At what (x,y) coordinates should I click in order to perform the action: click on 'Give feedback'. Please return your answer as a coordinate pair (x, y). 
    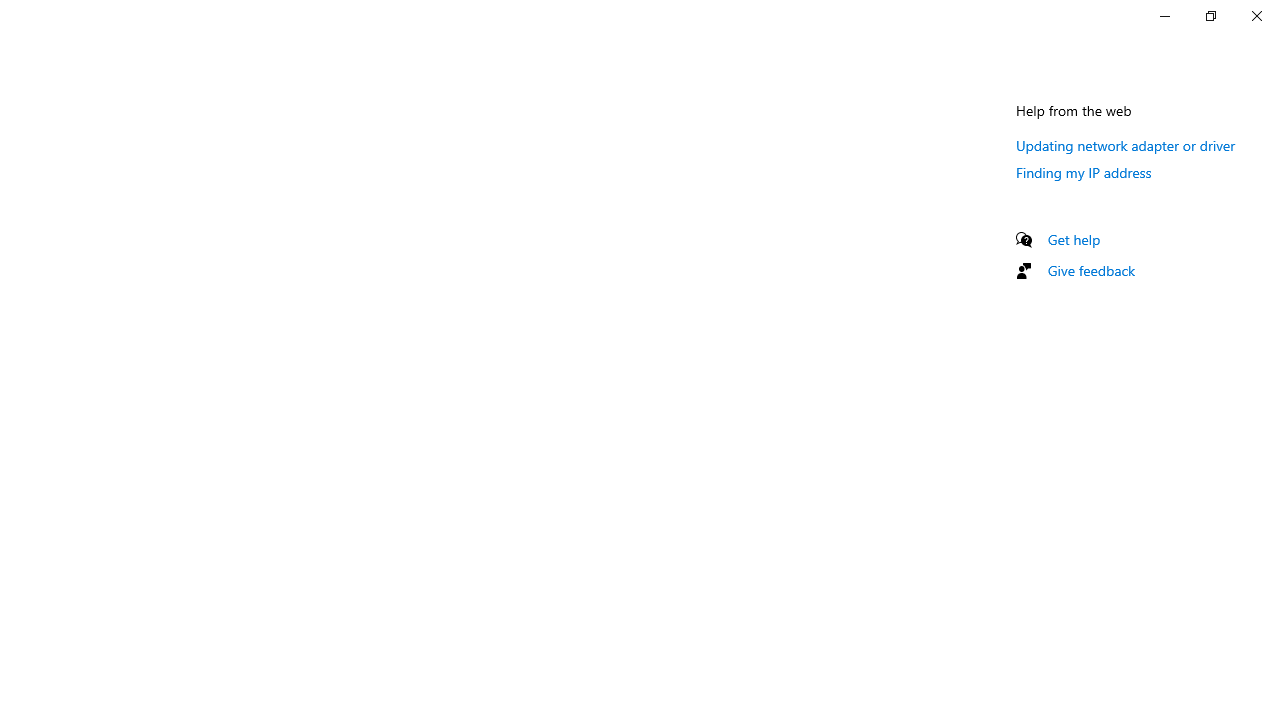
    Looking at the image, I should click on (1090, 270).